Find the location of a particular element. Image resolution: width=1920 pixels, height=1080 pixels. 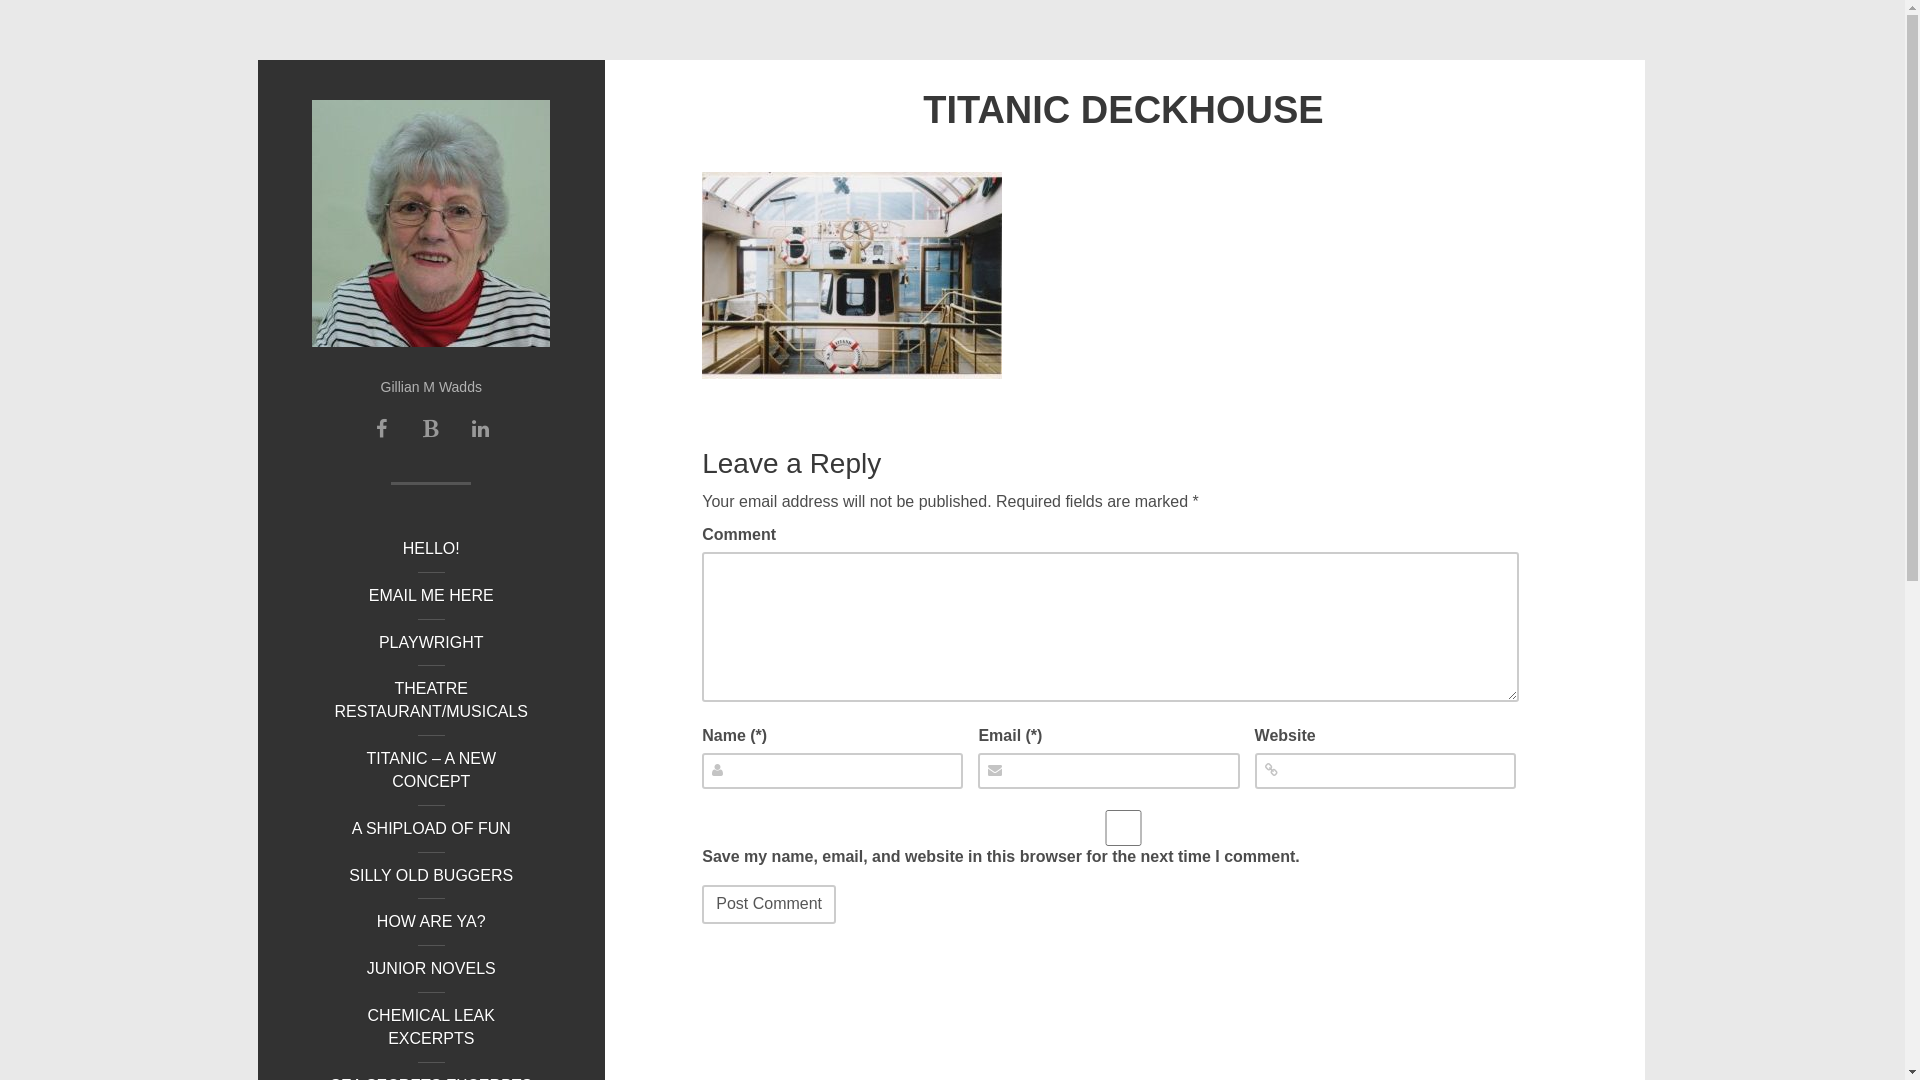

'A SHIPLOAD OF FUN' is located at coordinates (430, 829).